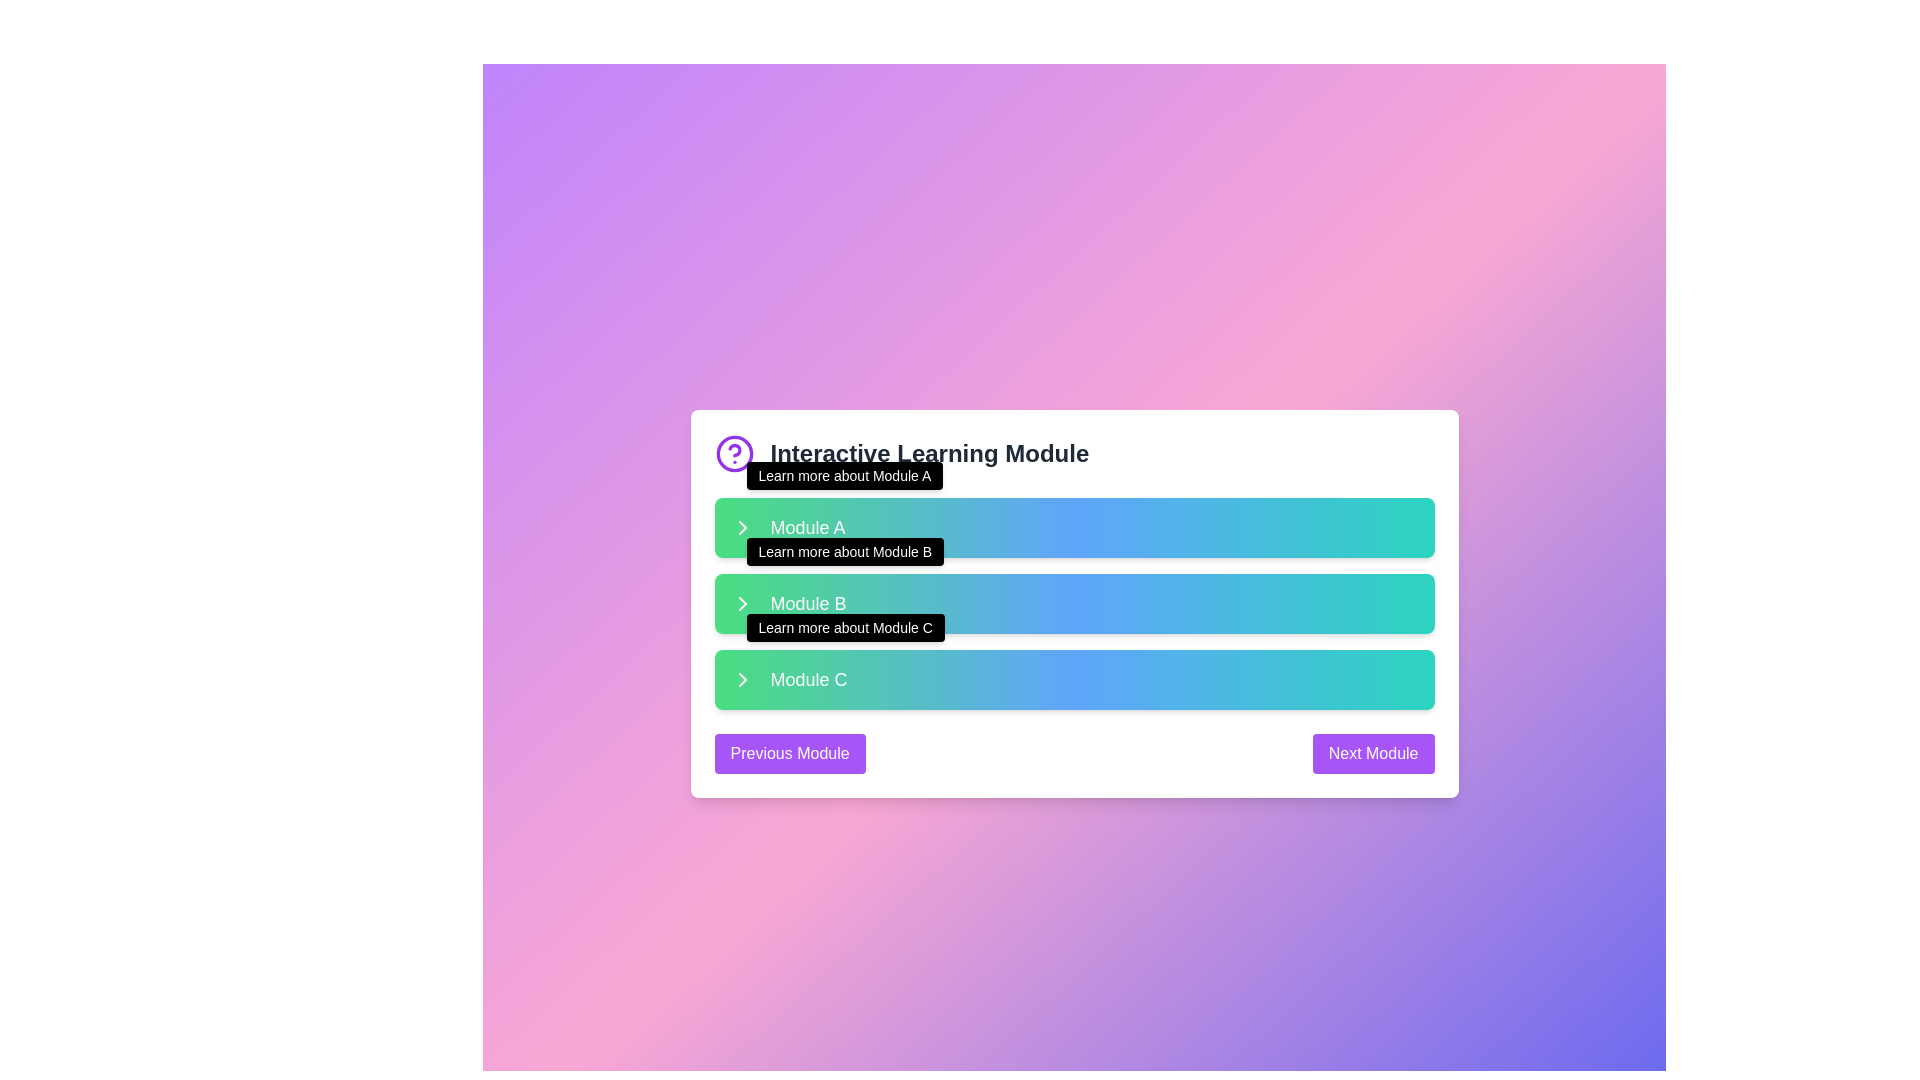  What do you see at coordinates (733, 454) in the screenshot?
I see `the circular purple icon containing a question mark, located to the left of the 'Interactive Learning Module' text` at bounding box center [733, 454].